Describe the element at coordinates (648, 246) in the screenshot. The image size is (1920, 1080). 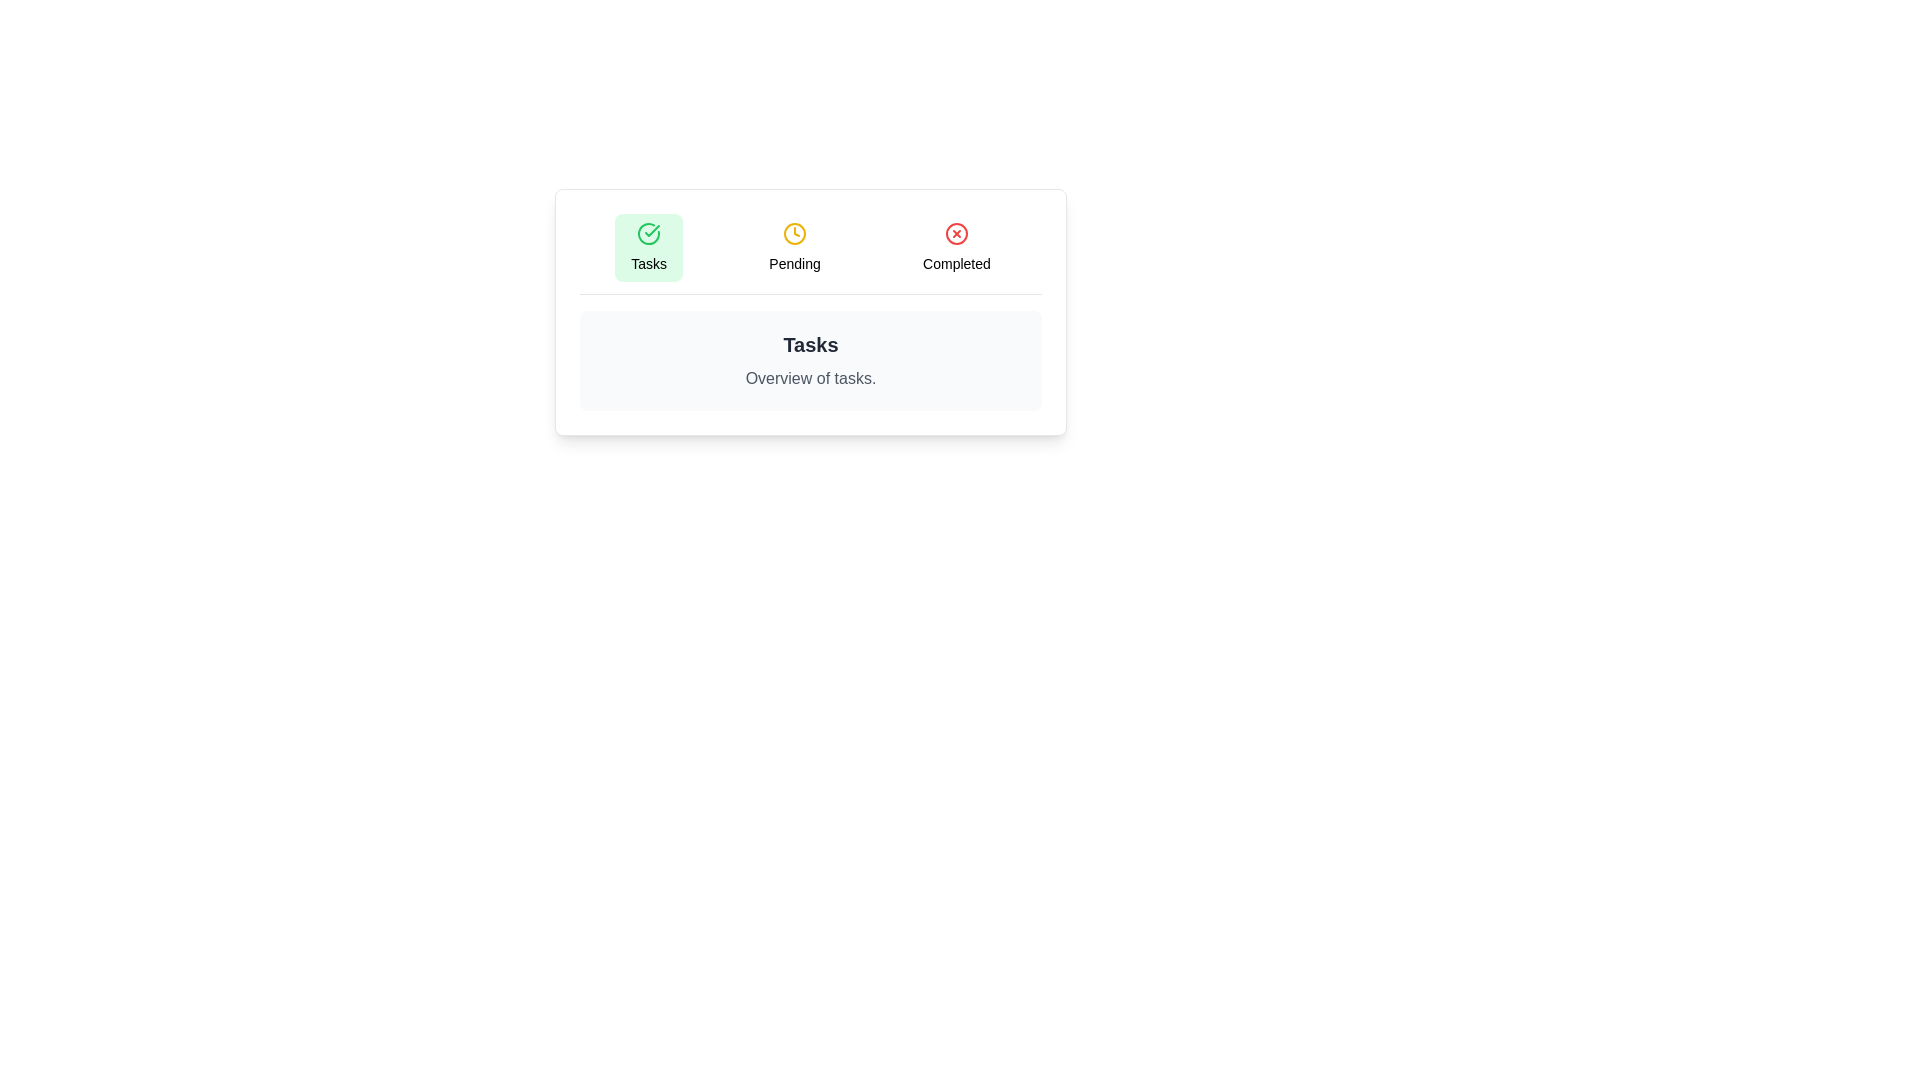
I see `the Tasks tab to view its content` at that location.